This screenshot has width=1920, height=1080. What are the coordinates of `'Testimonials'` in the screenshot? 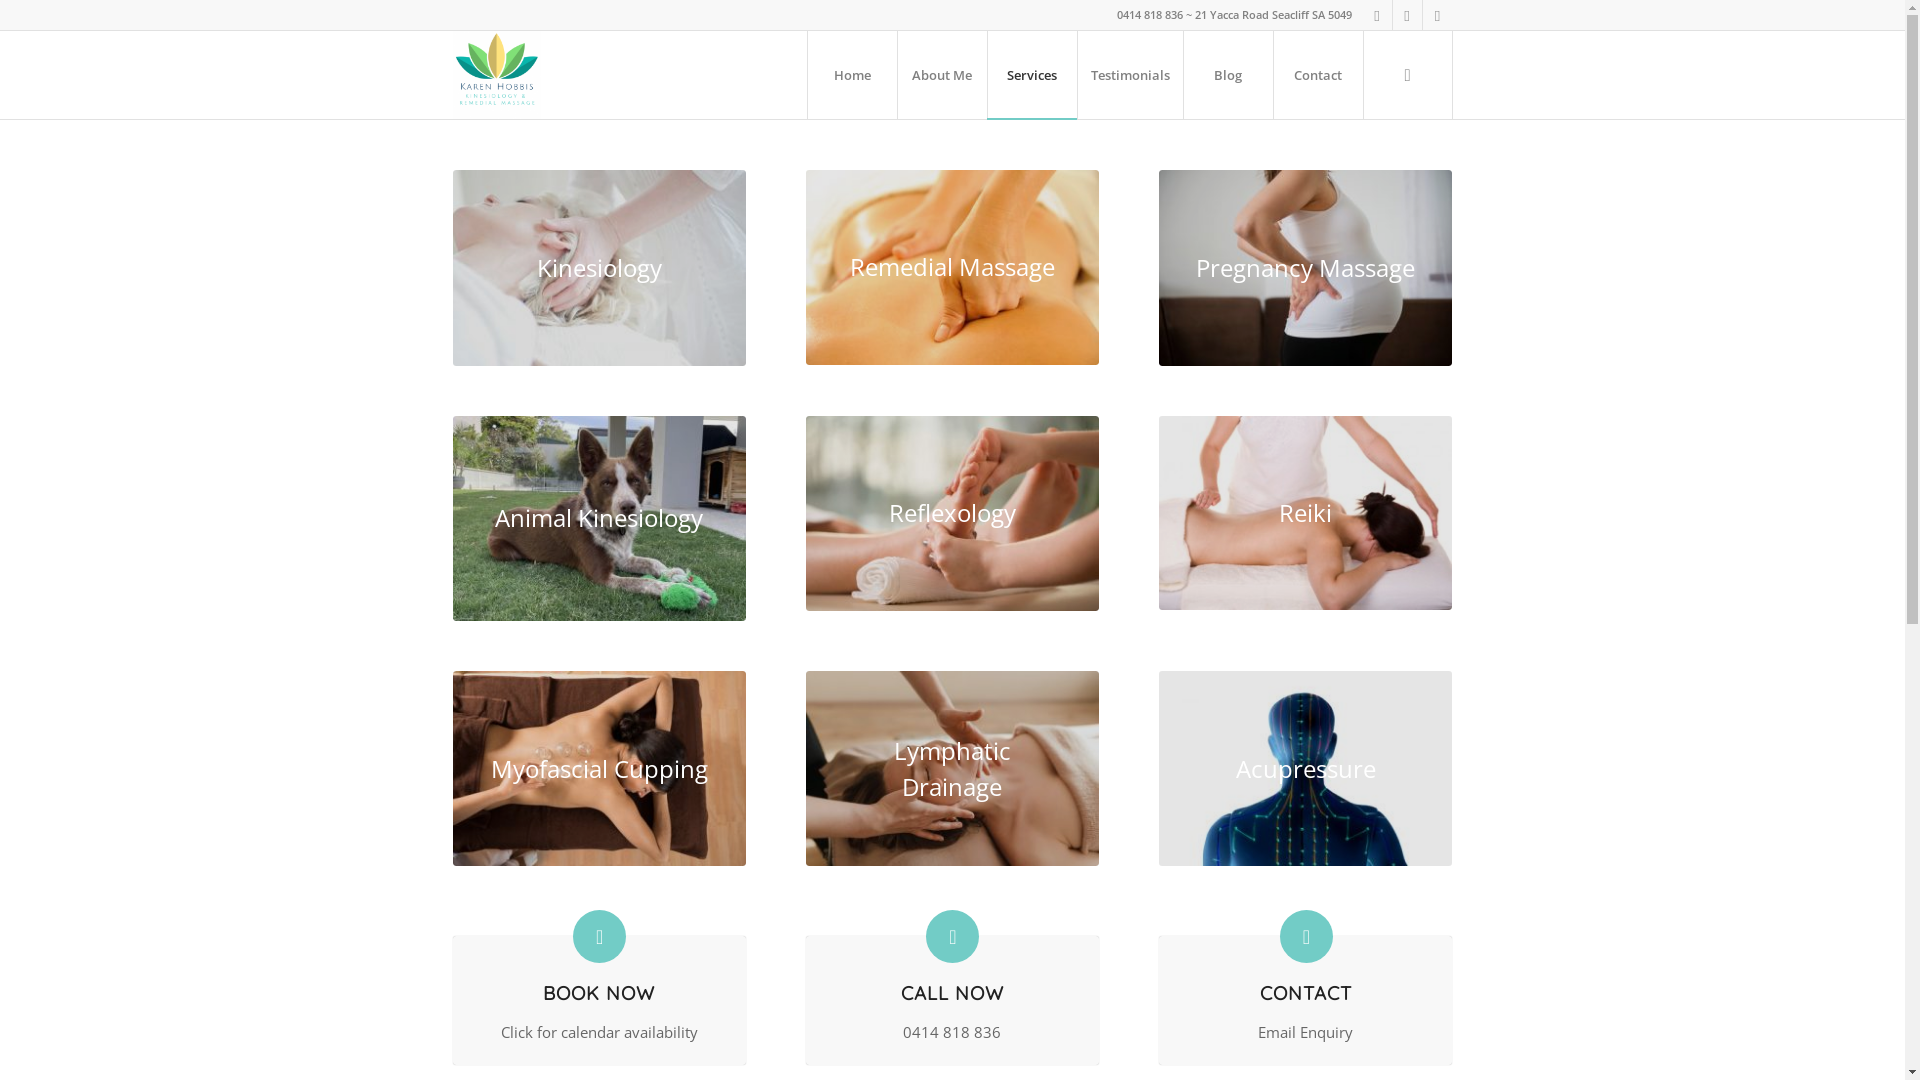 It's located at (1128, 73).